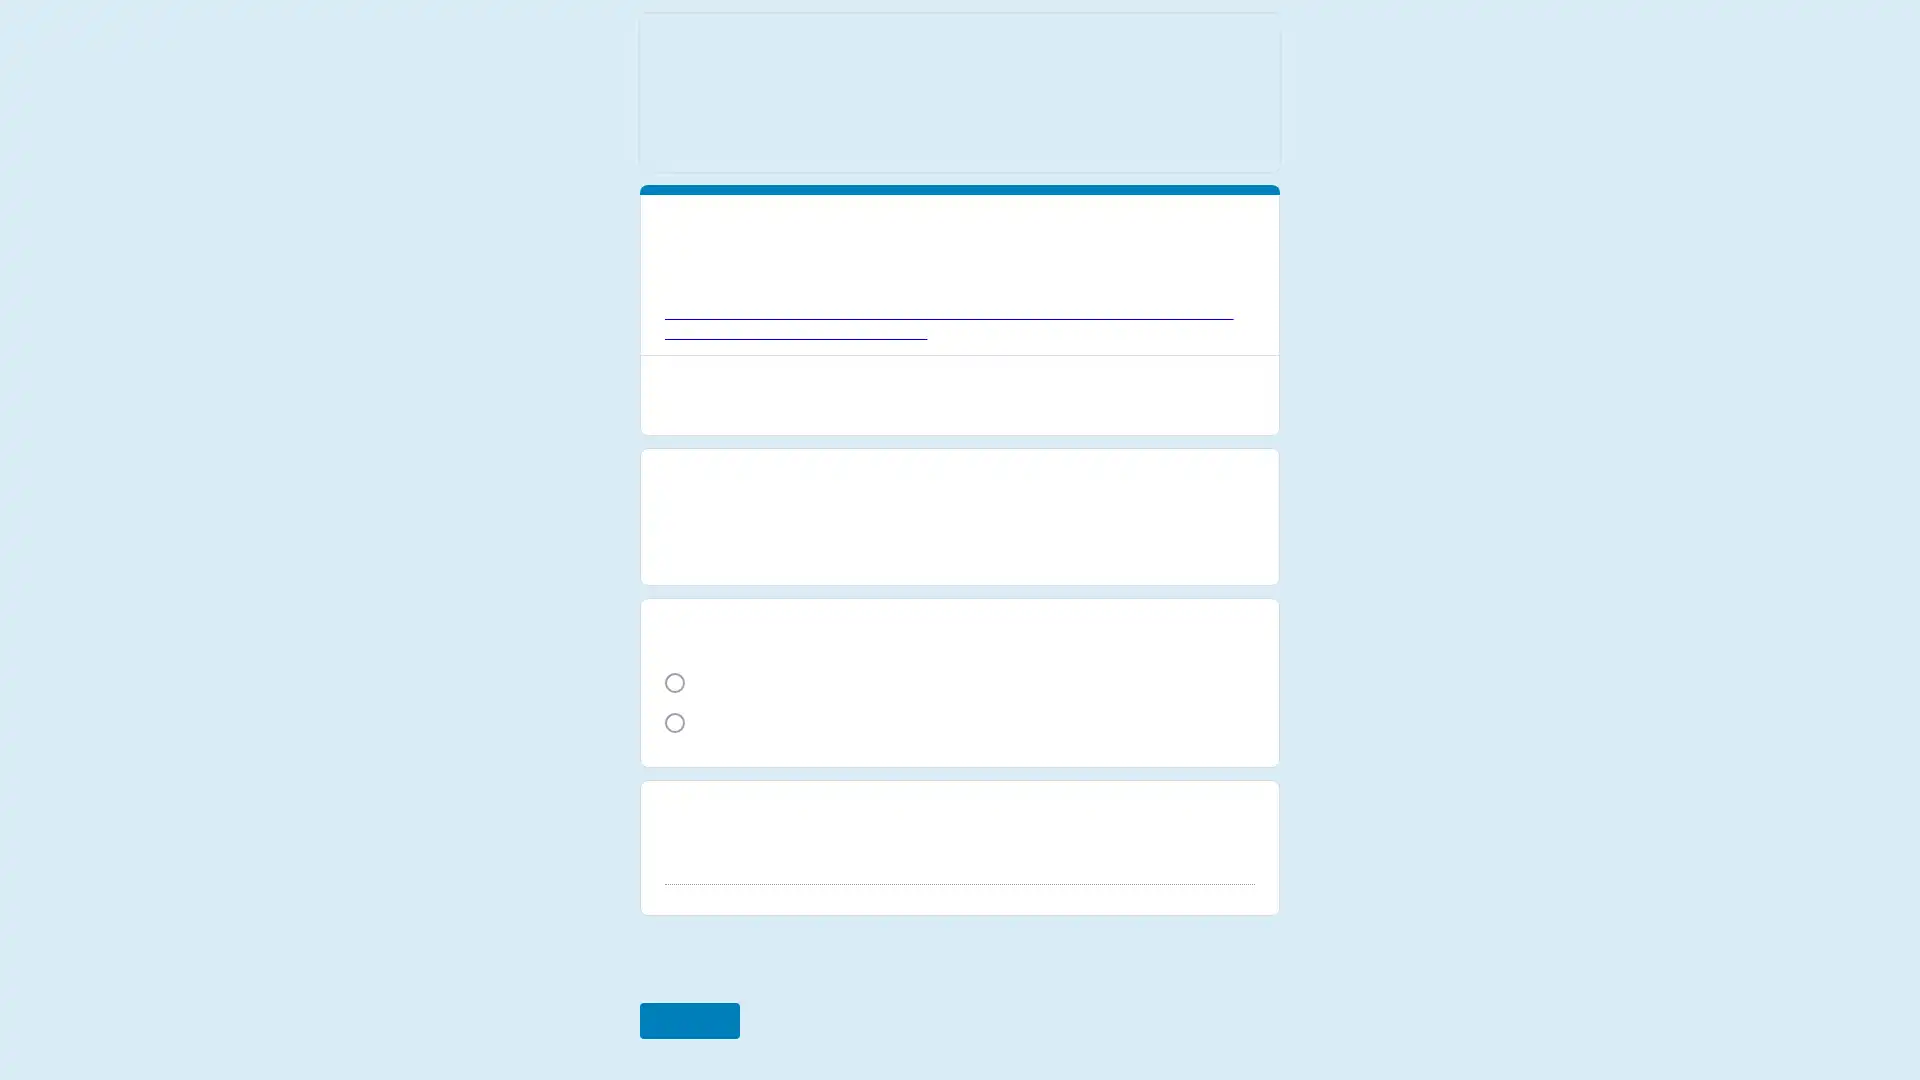 Image resolution: width=1920 pixels, height=1080 pixels. I want to click on Clear form, so click(1232, 1001).